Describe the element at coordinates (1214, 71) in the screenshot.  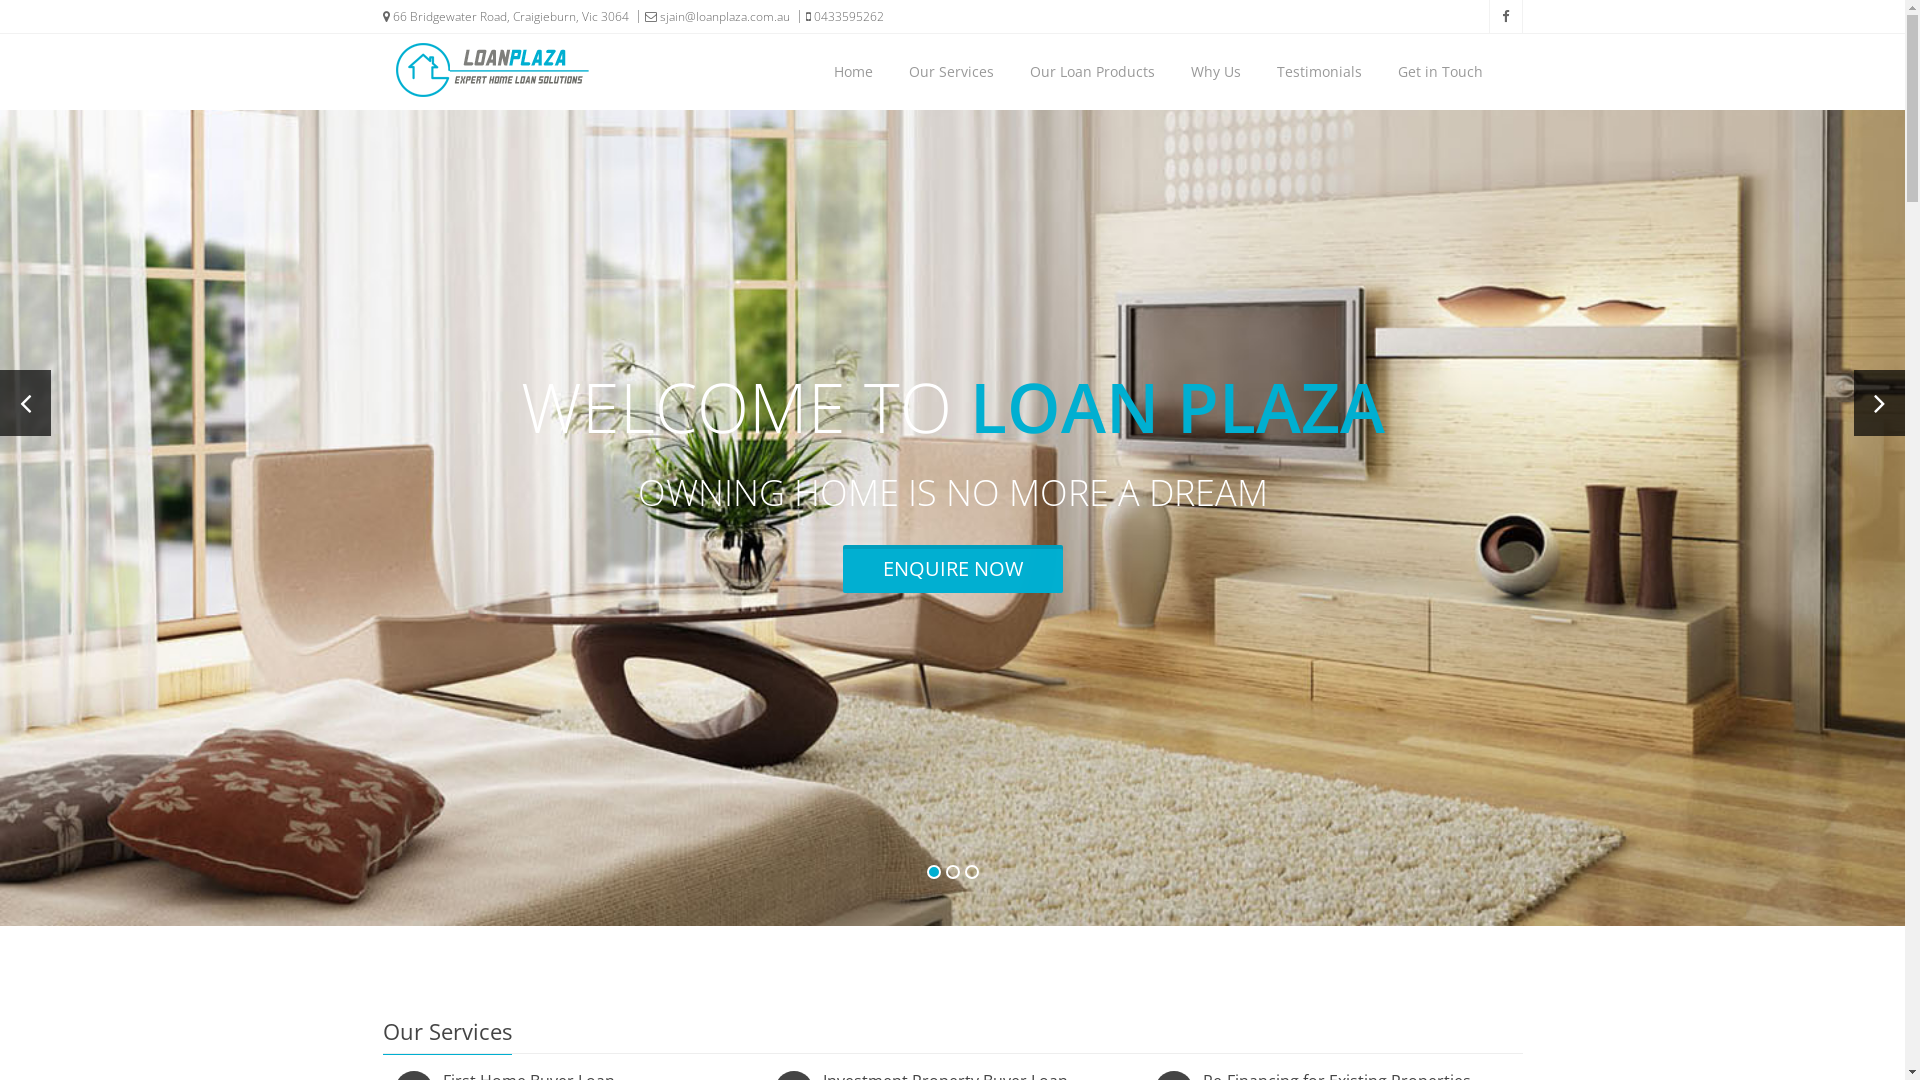
I see `'Why Us'` at that location.